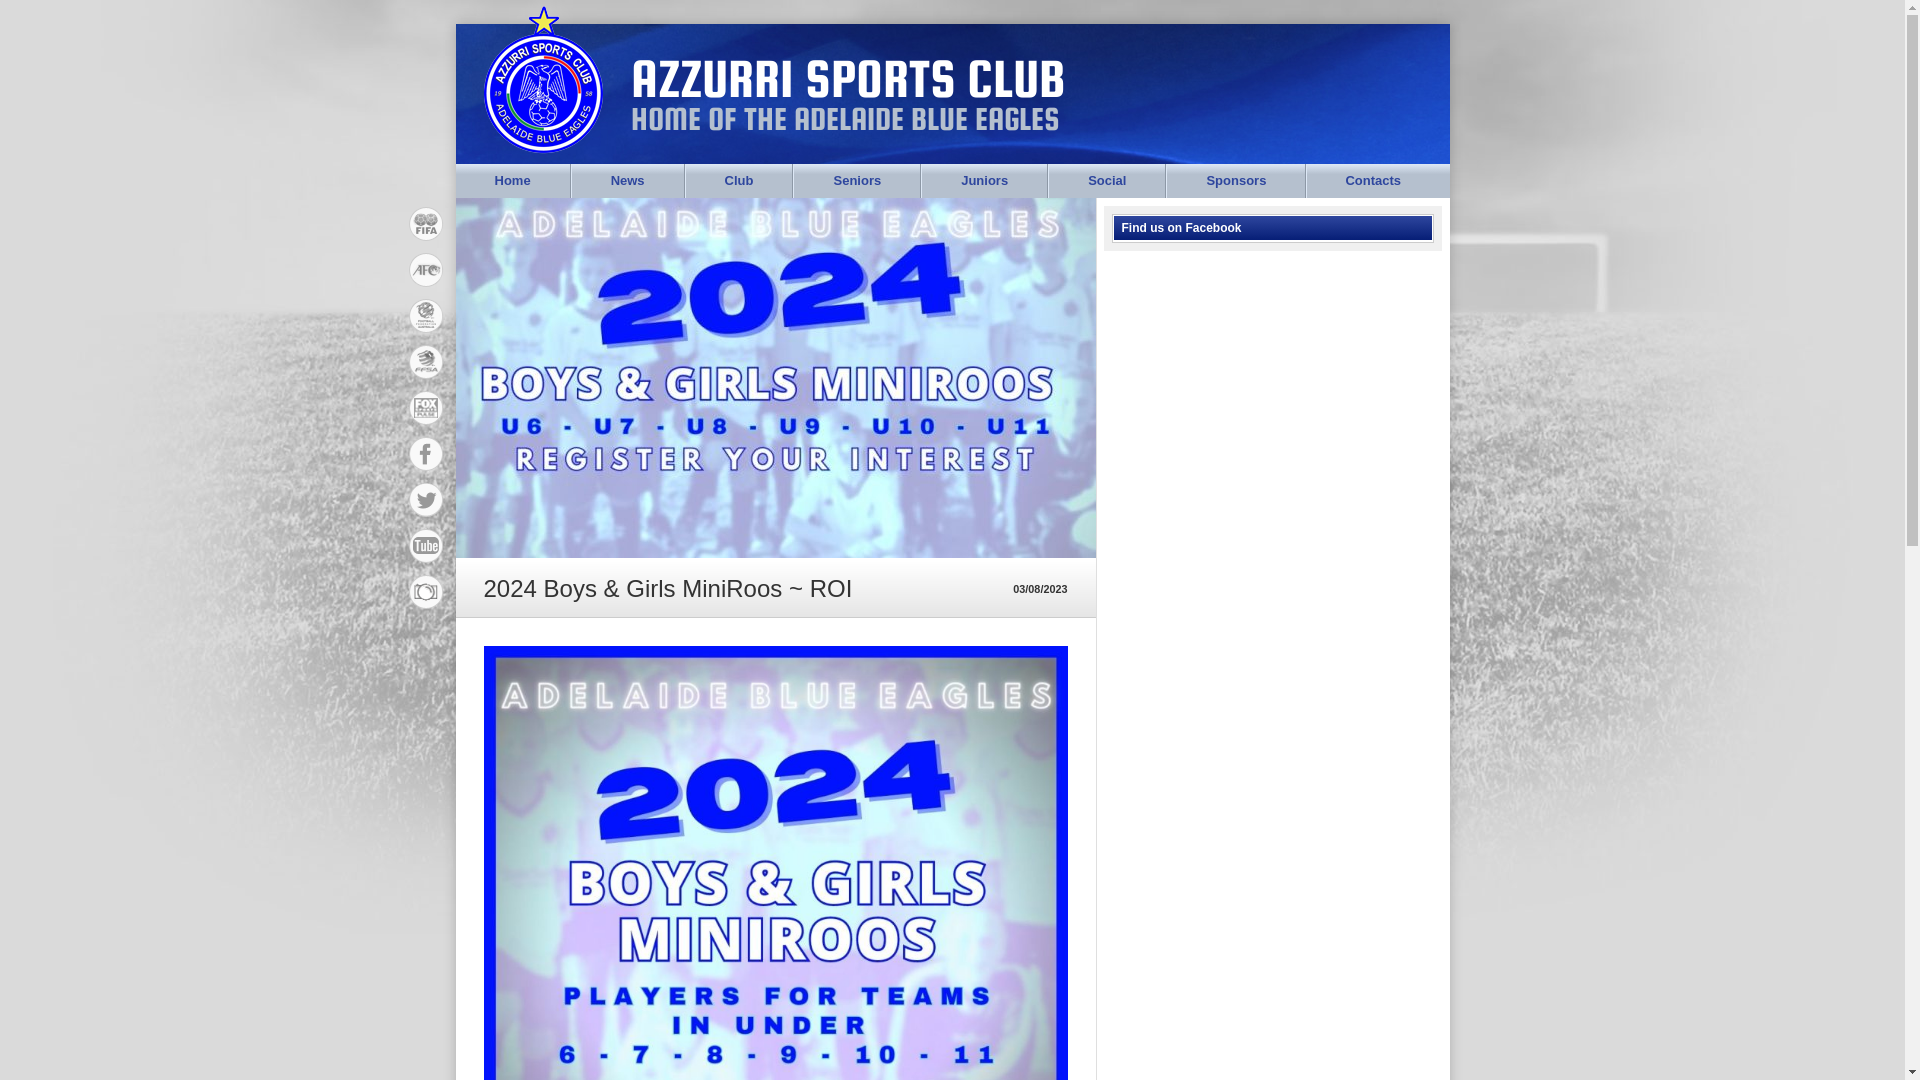 This screenshot has width=1920, height=1080. Describe the element at coordinates (1106, 181) in the screenshot. I see `'Social'` at that location.